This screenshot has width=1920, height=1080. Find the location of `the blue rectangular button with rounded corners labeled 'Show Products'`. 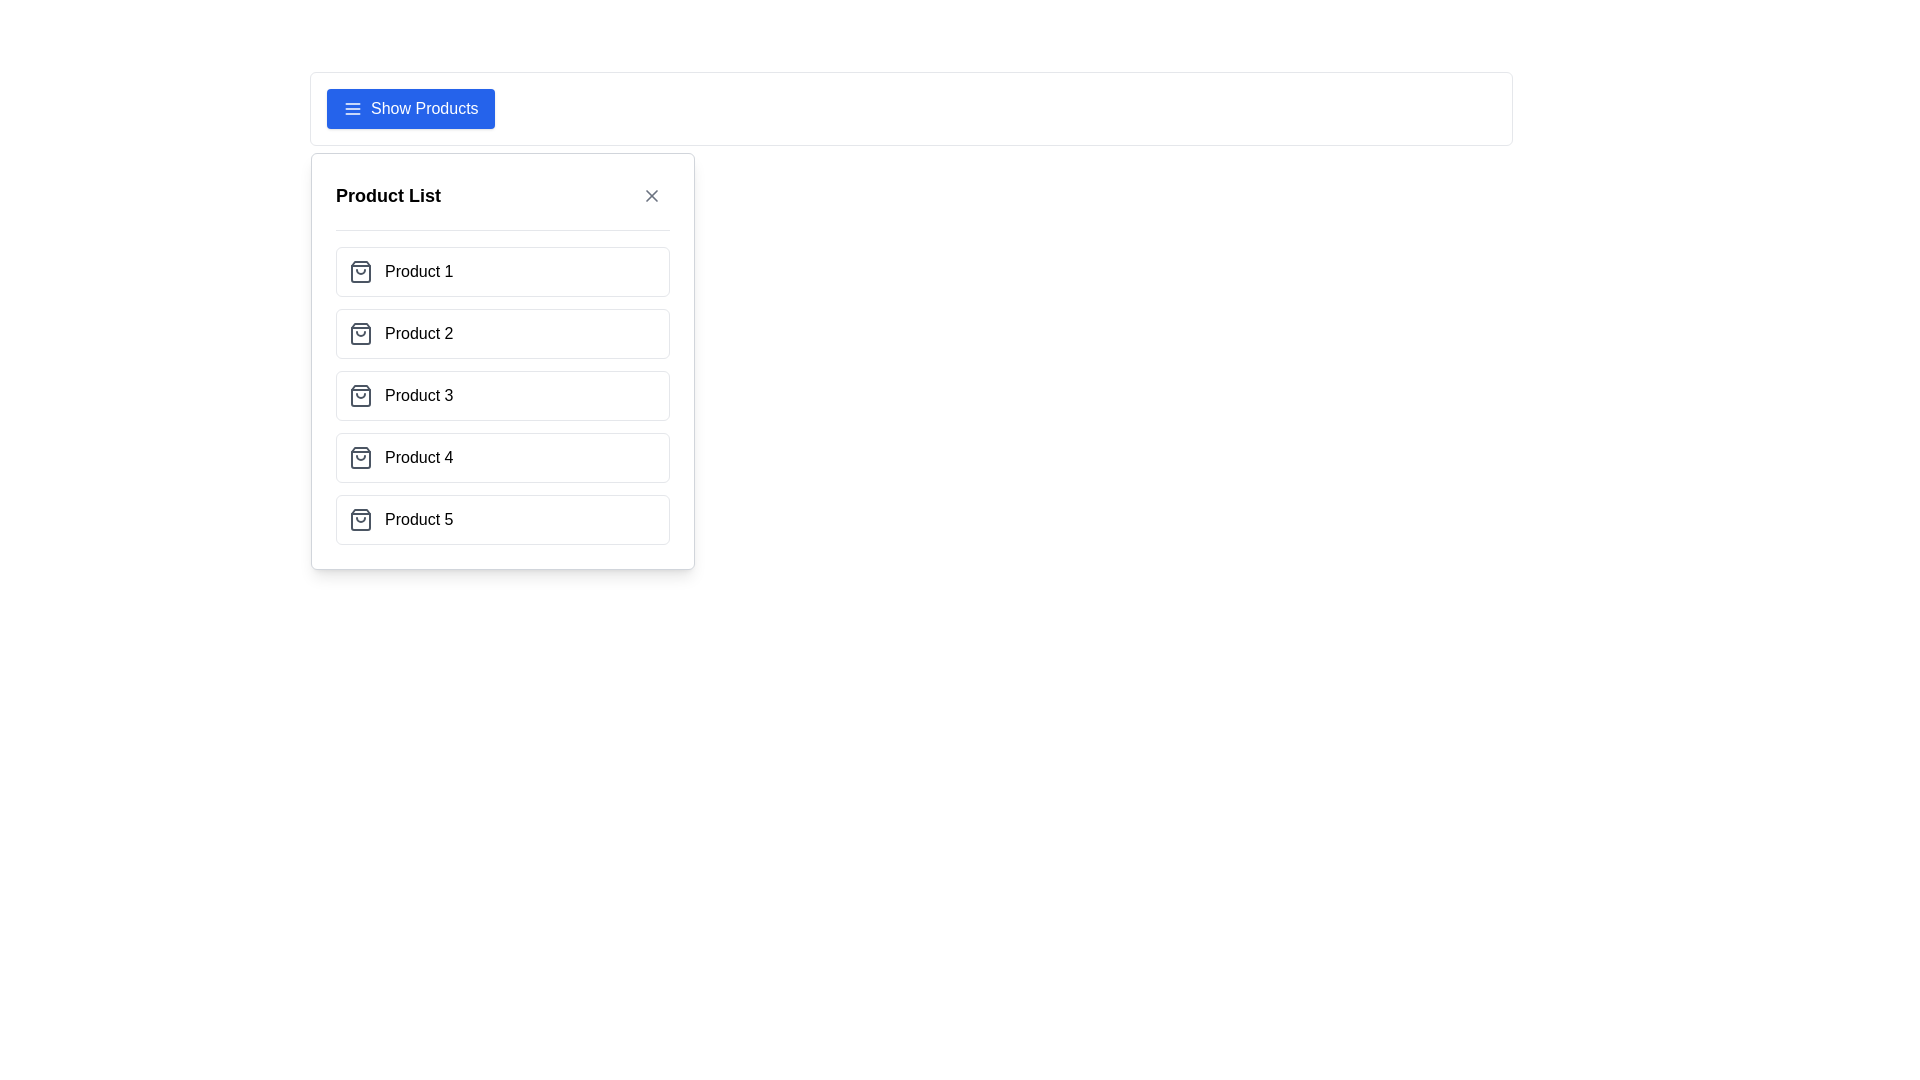

the blue rectangular button with rounded corners labeled 'Show Products' is located at coordinates (409, 108).